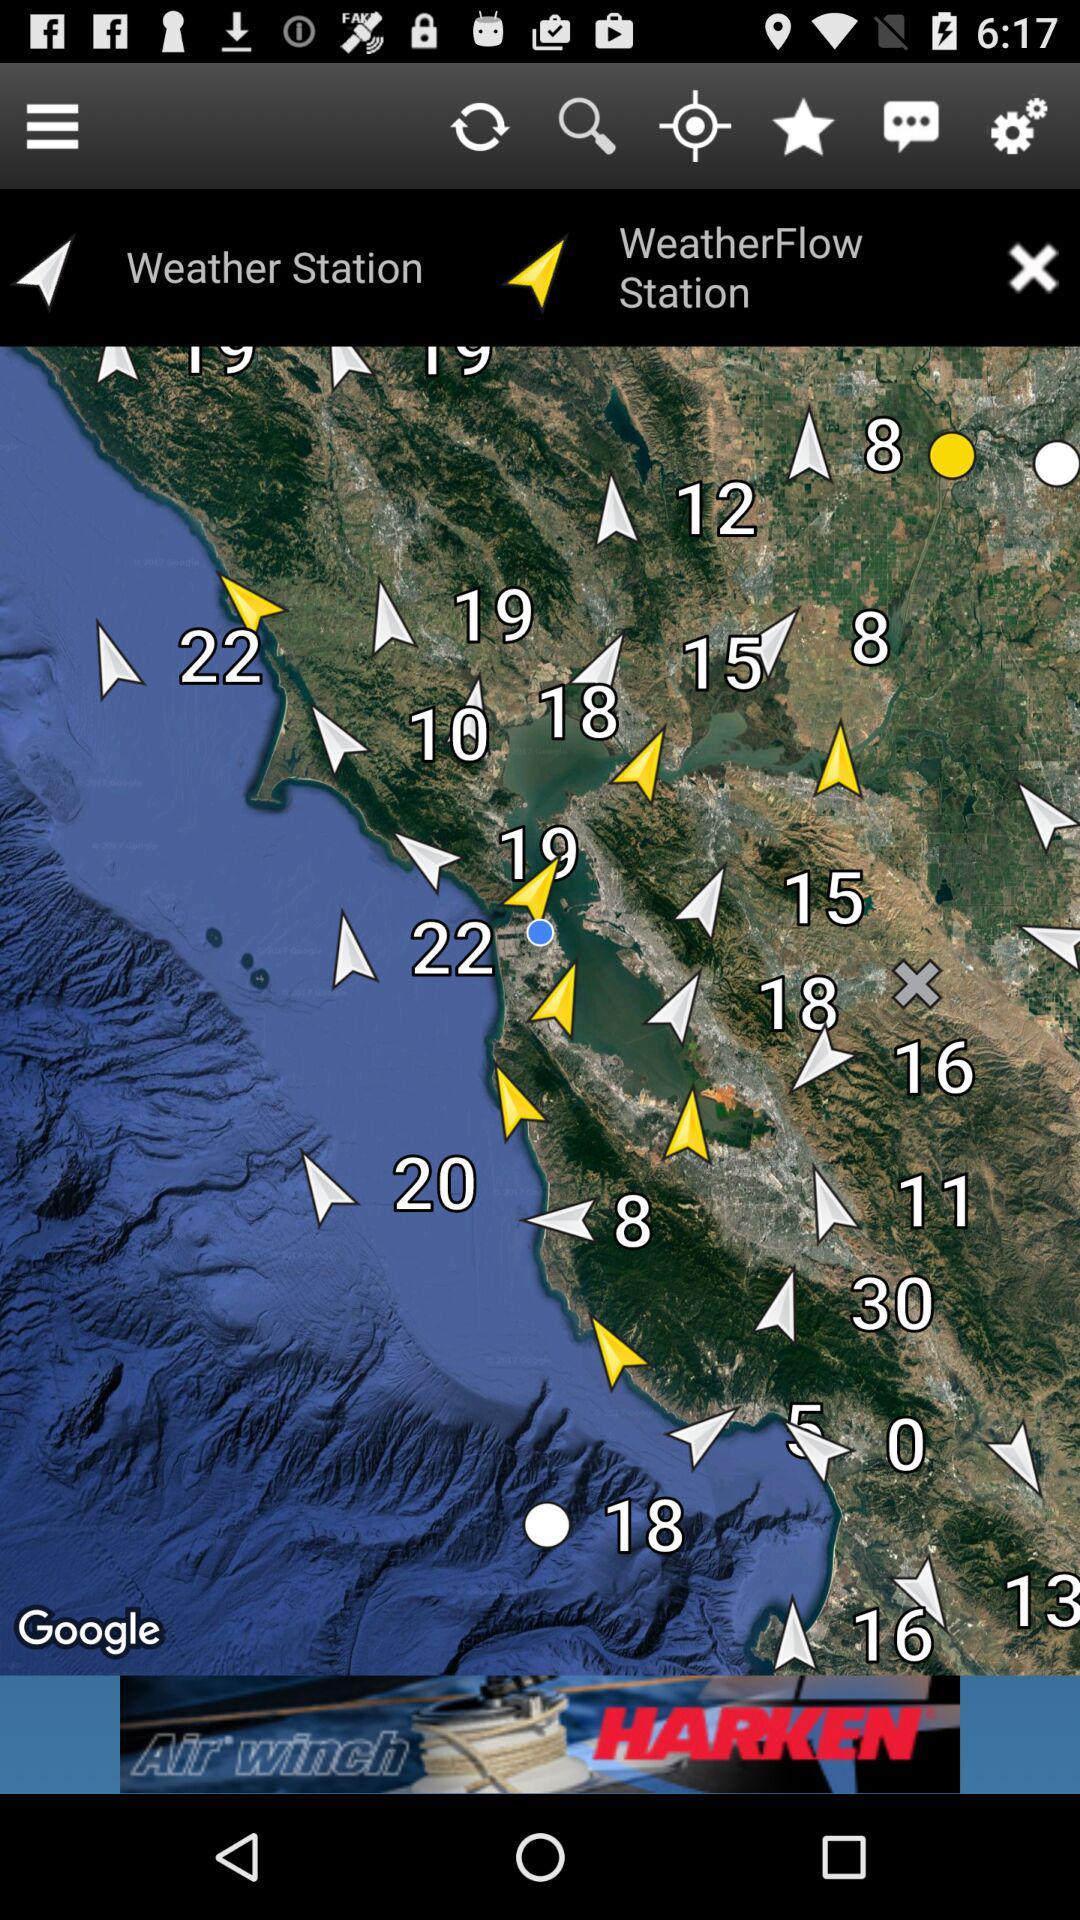 The image size is (1080, 1920). What do you see at coordinates (1032, 266) in the screenshot?
I see `the weather flow station option` at bounding box center [1032, 266].